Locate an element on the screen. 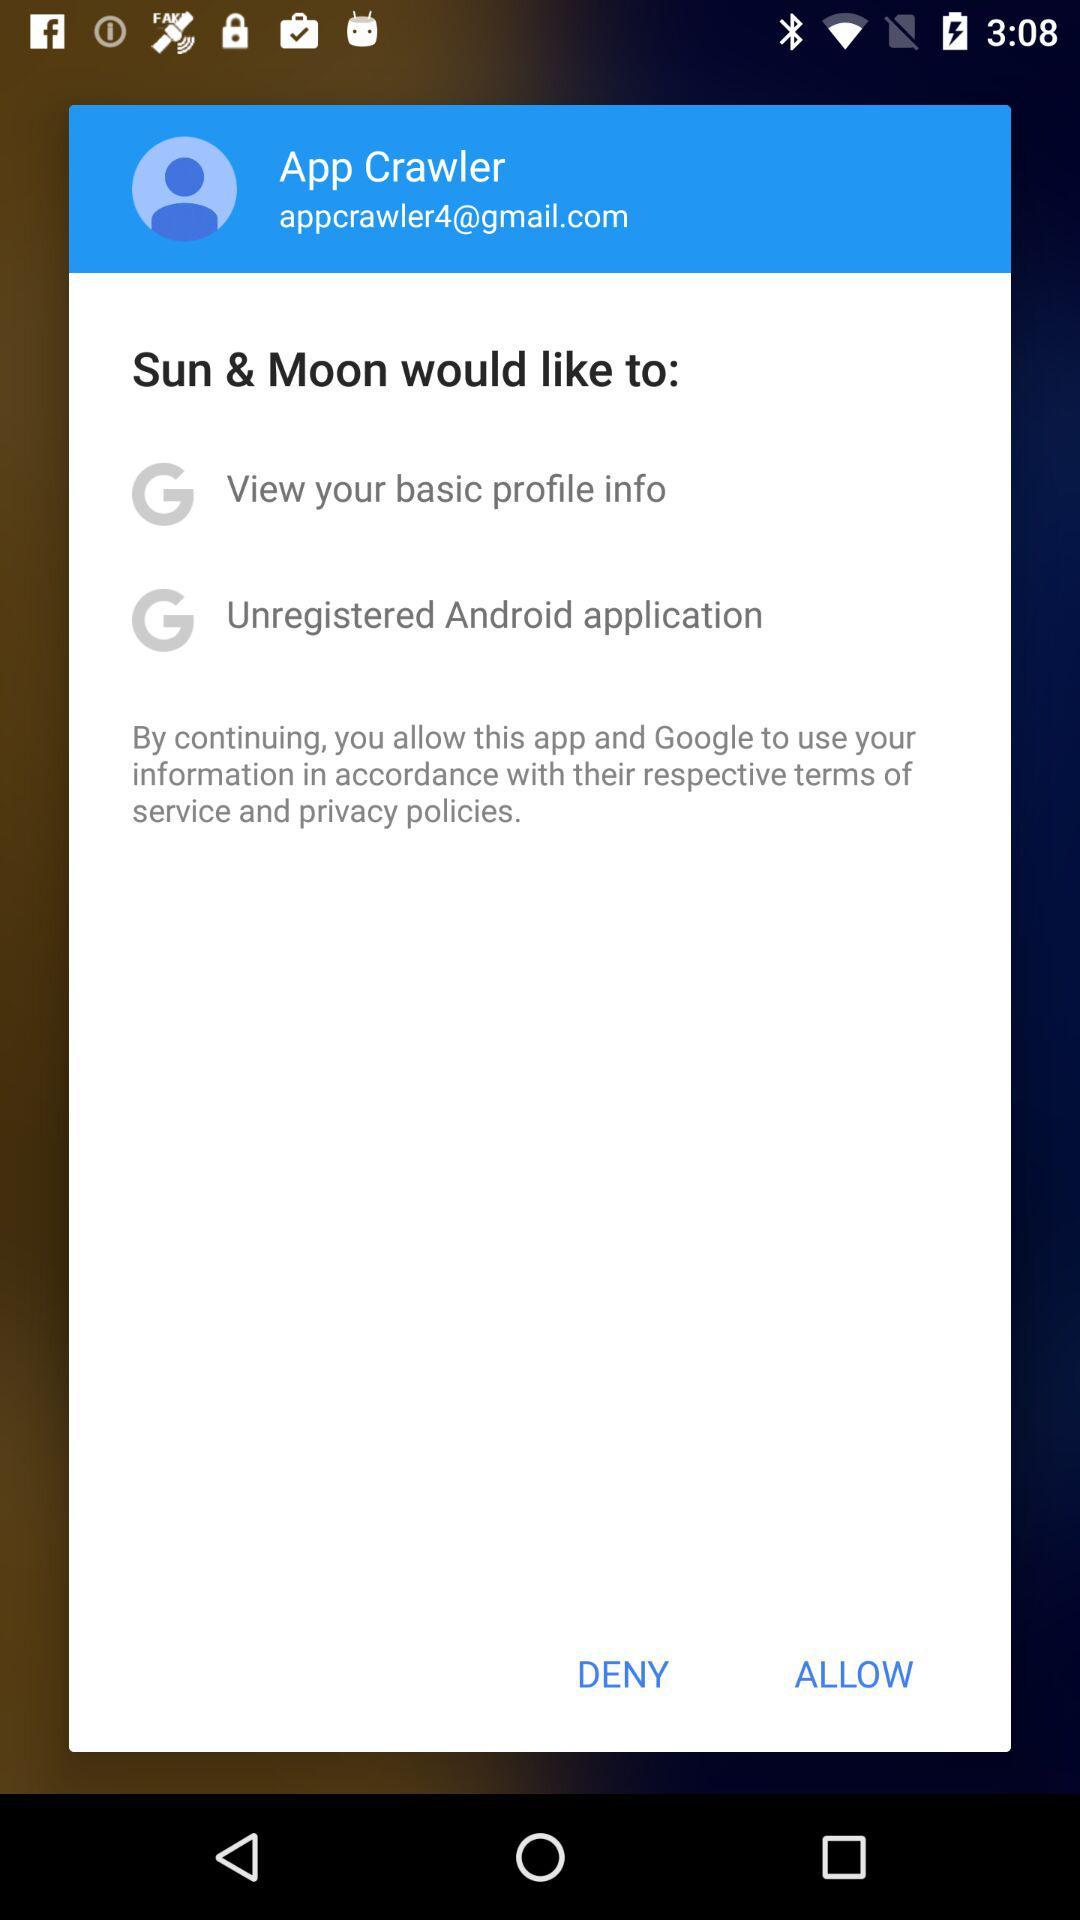 This screenshot has width=1080, height=1920. the app below app crawler item is located at coordinates (454, 214).